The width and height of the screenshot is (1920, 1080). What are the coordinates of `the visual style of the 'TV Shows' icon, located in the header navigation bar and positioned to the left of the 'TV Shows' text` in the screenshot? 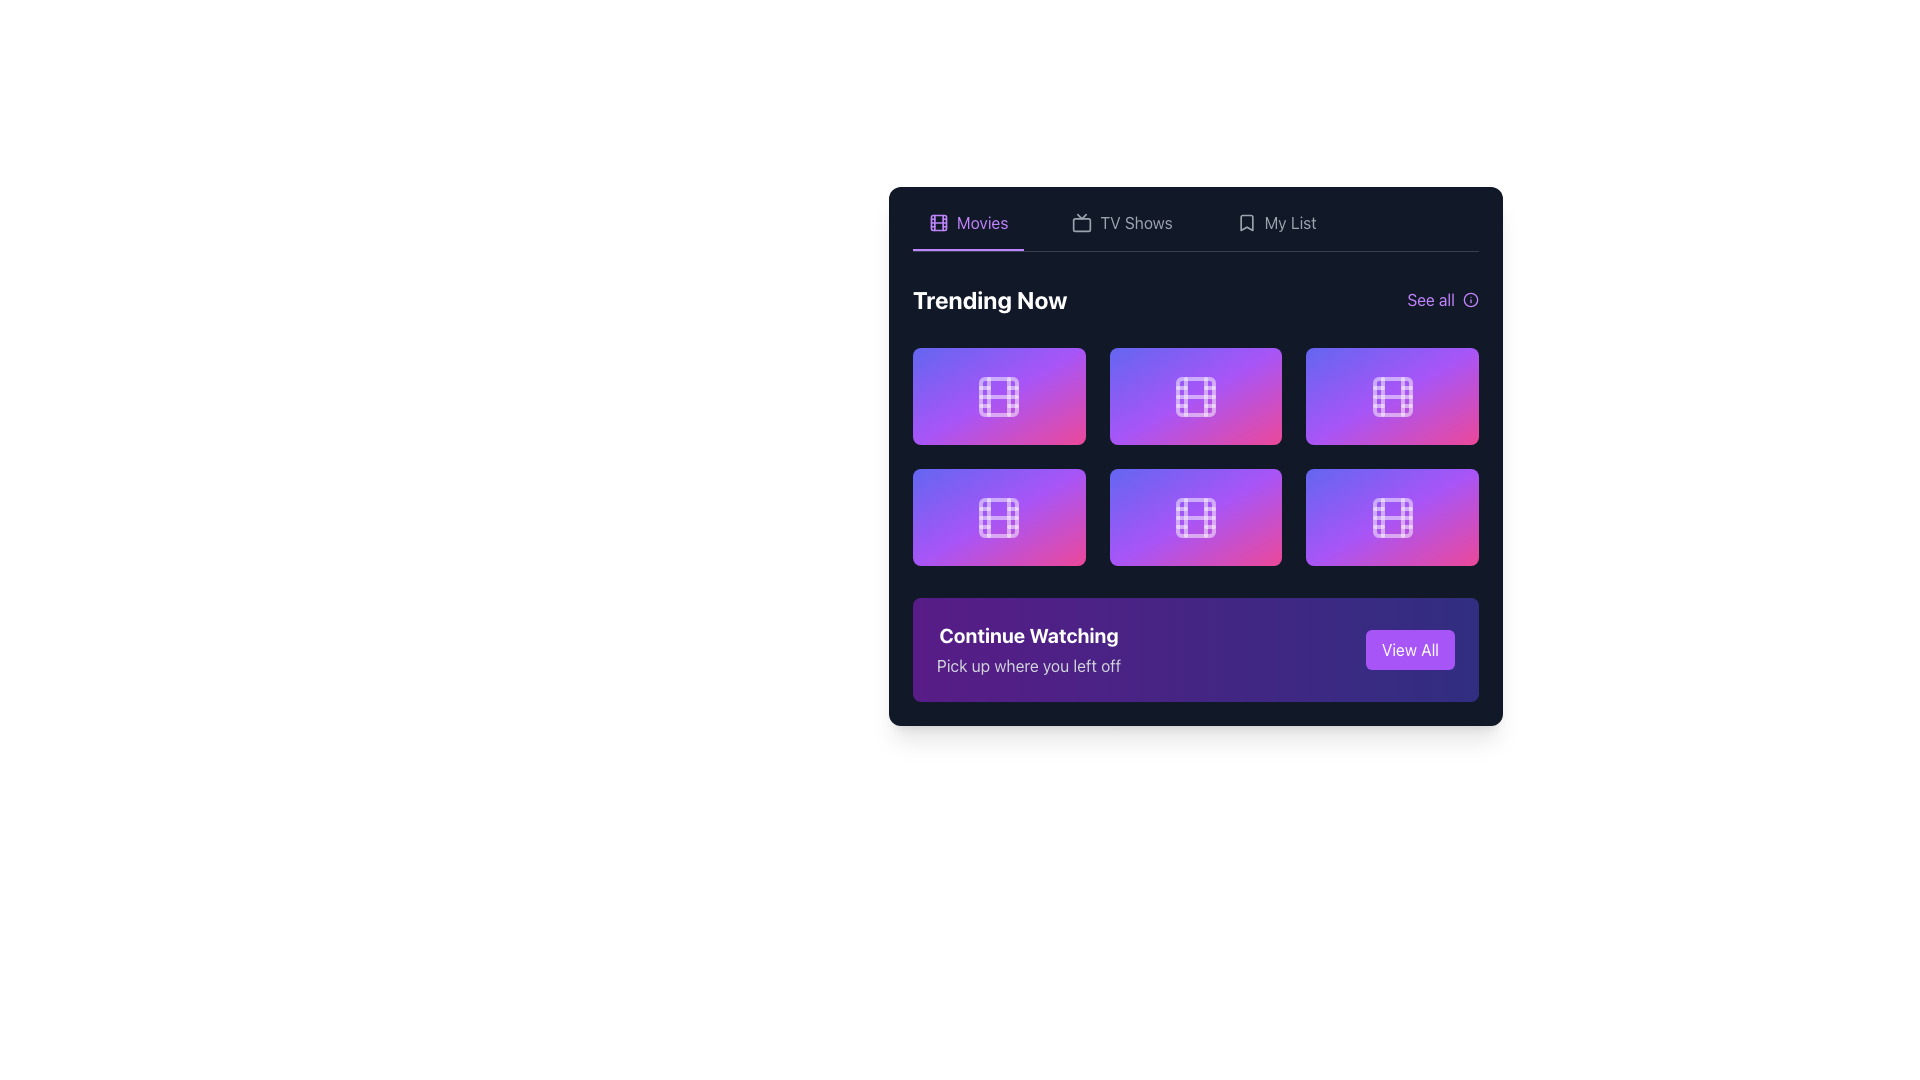 It's located at (1081, 223).